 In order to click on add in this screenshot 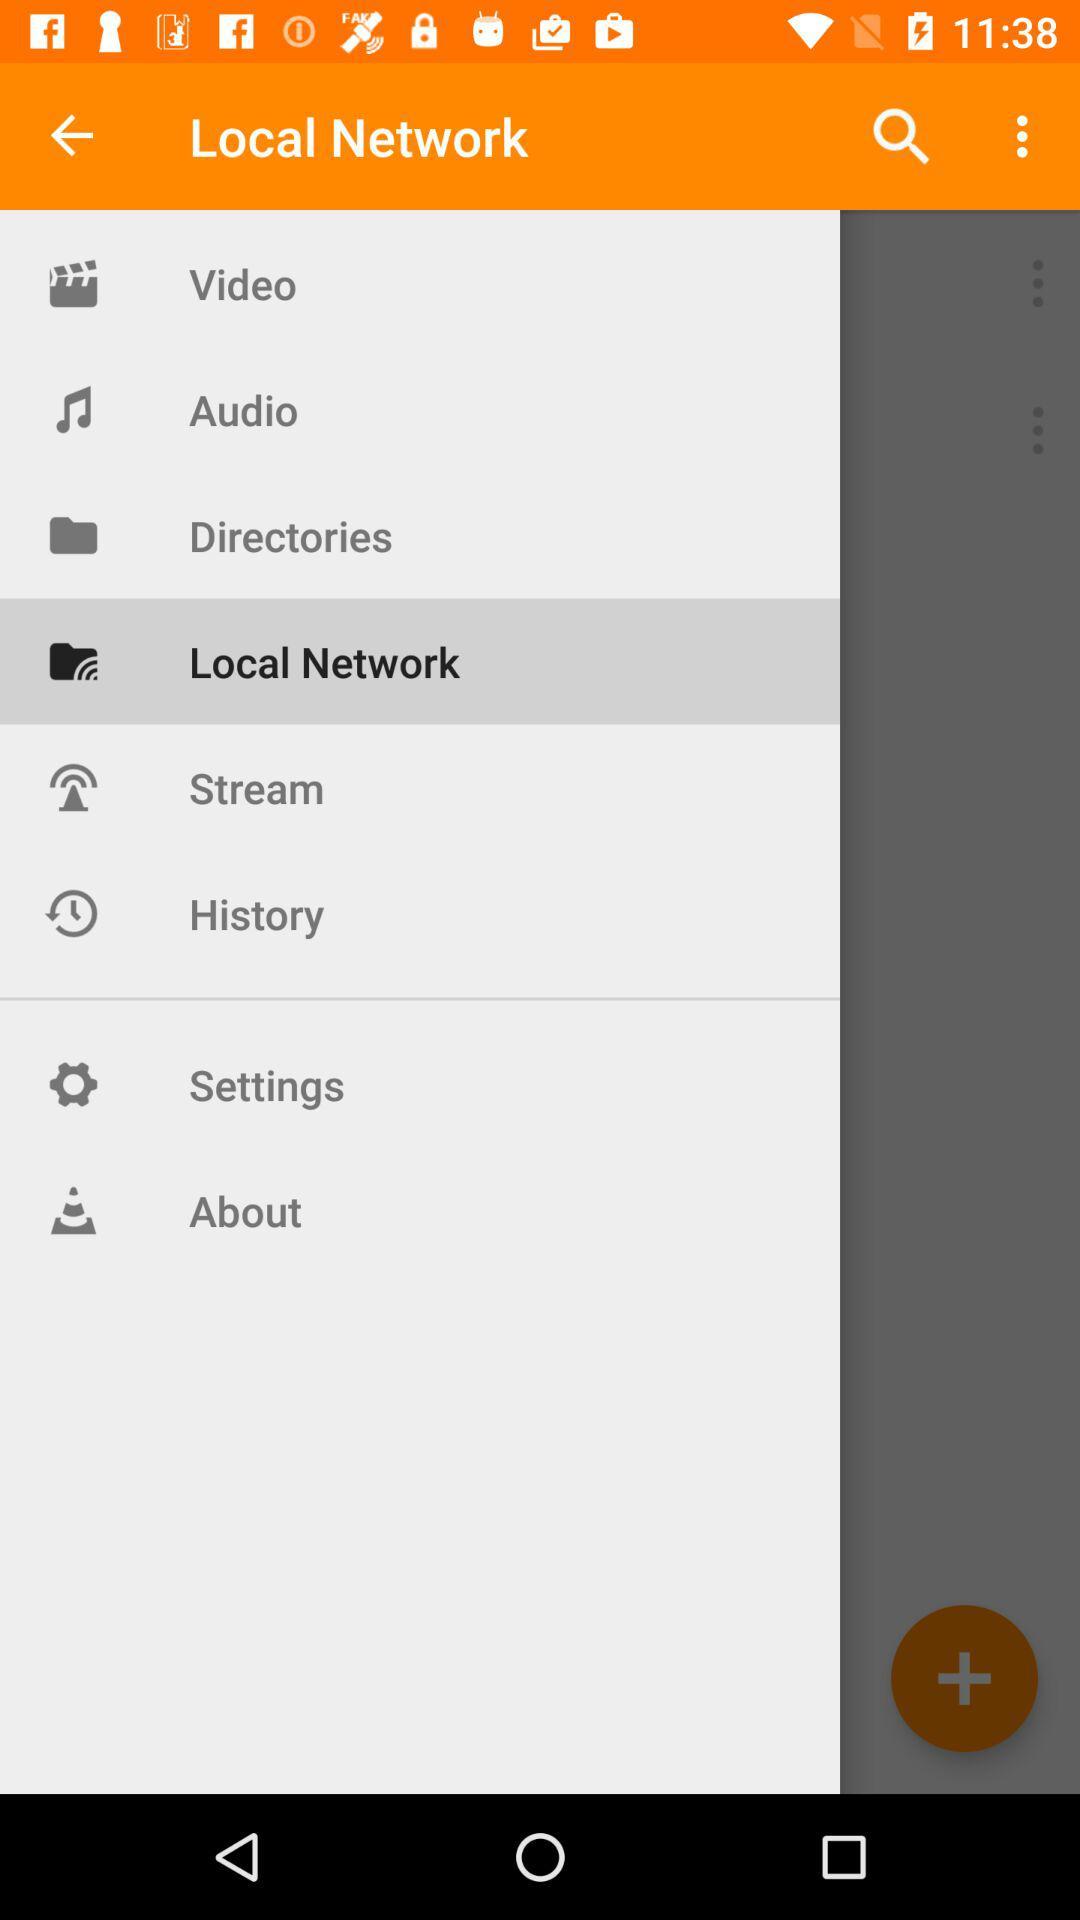, I will do `click(963, 1678)`.